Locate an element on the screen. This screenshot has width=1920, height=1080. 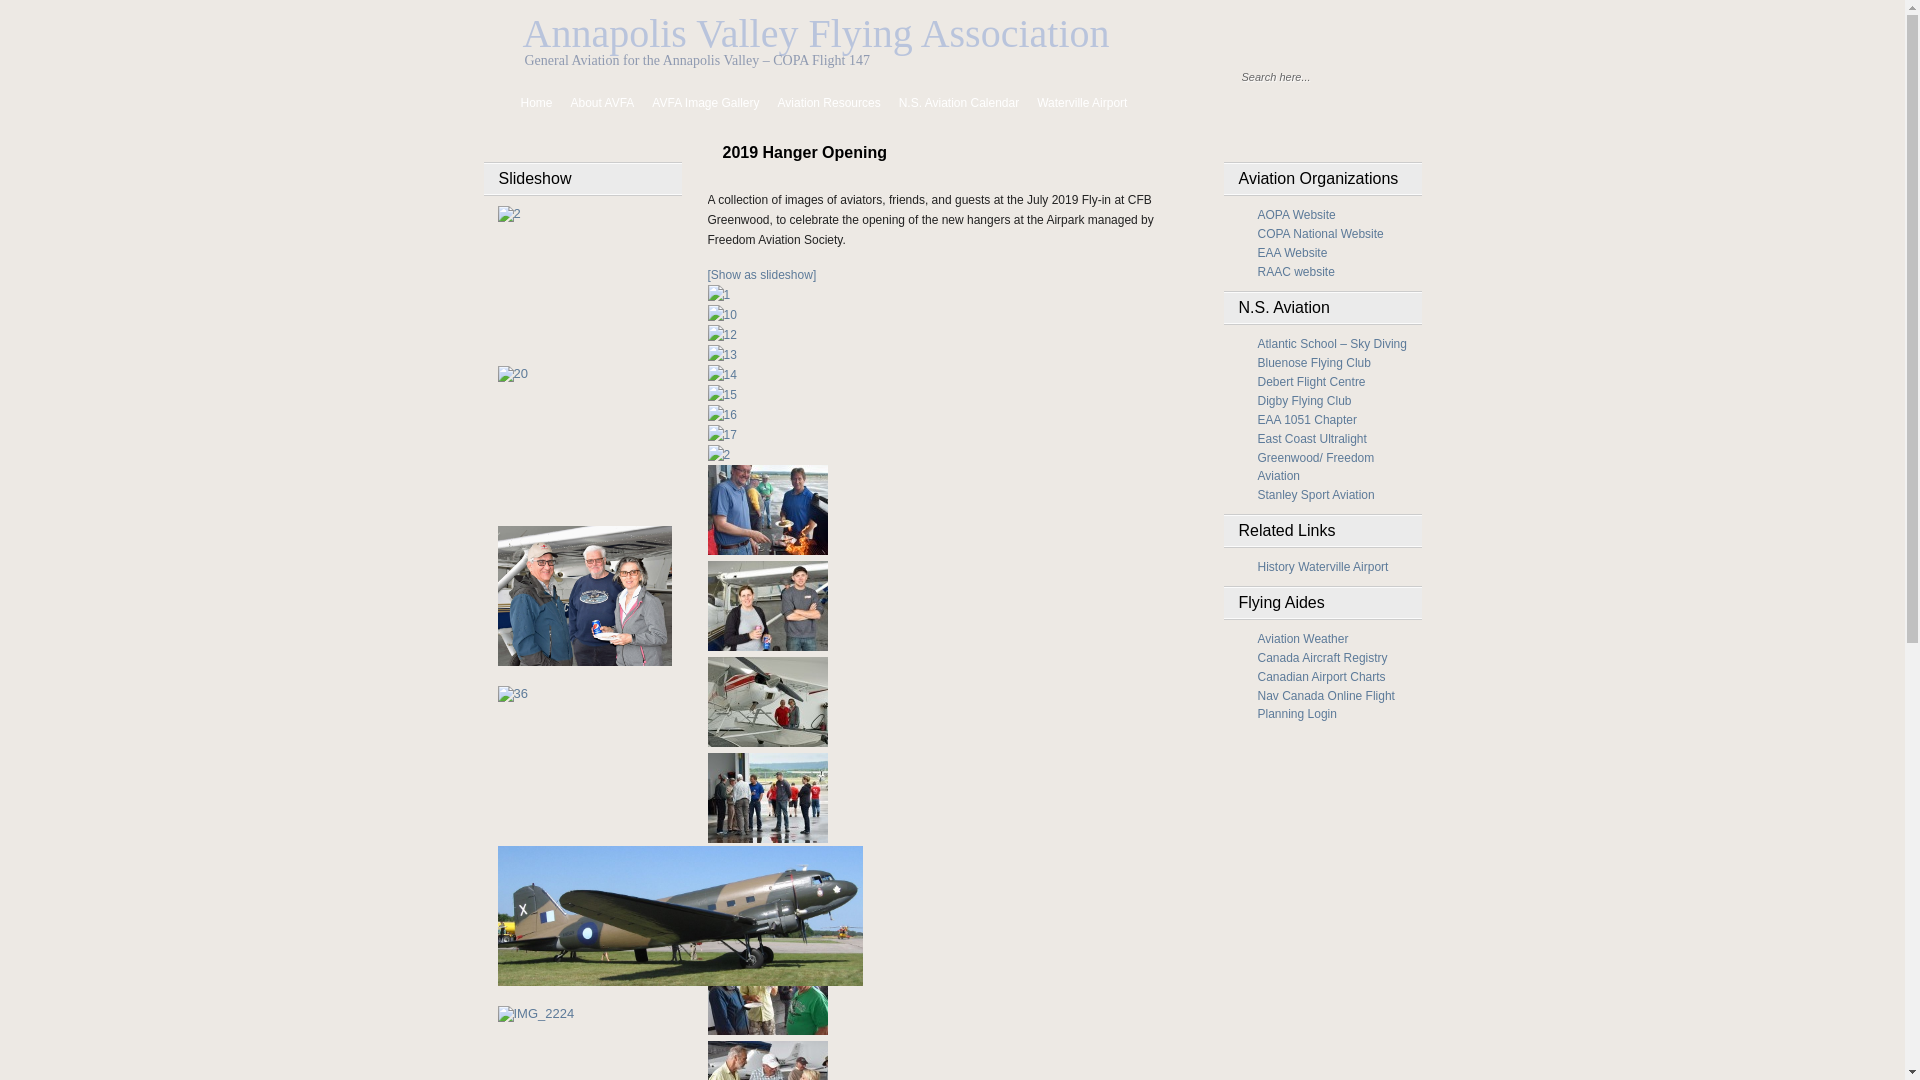
'Waterville Airport' is located at coordinates (1080, 103).